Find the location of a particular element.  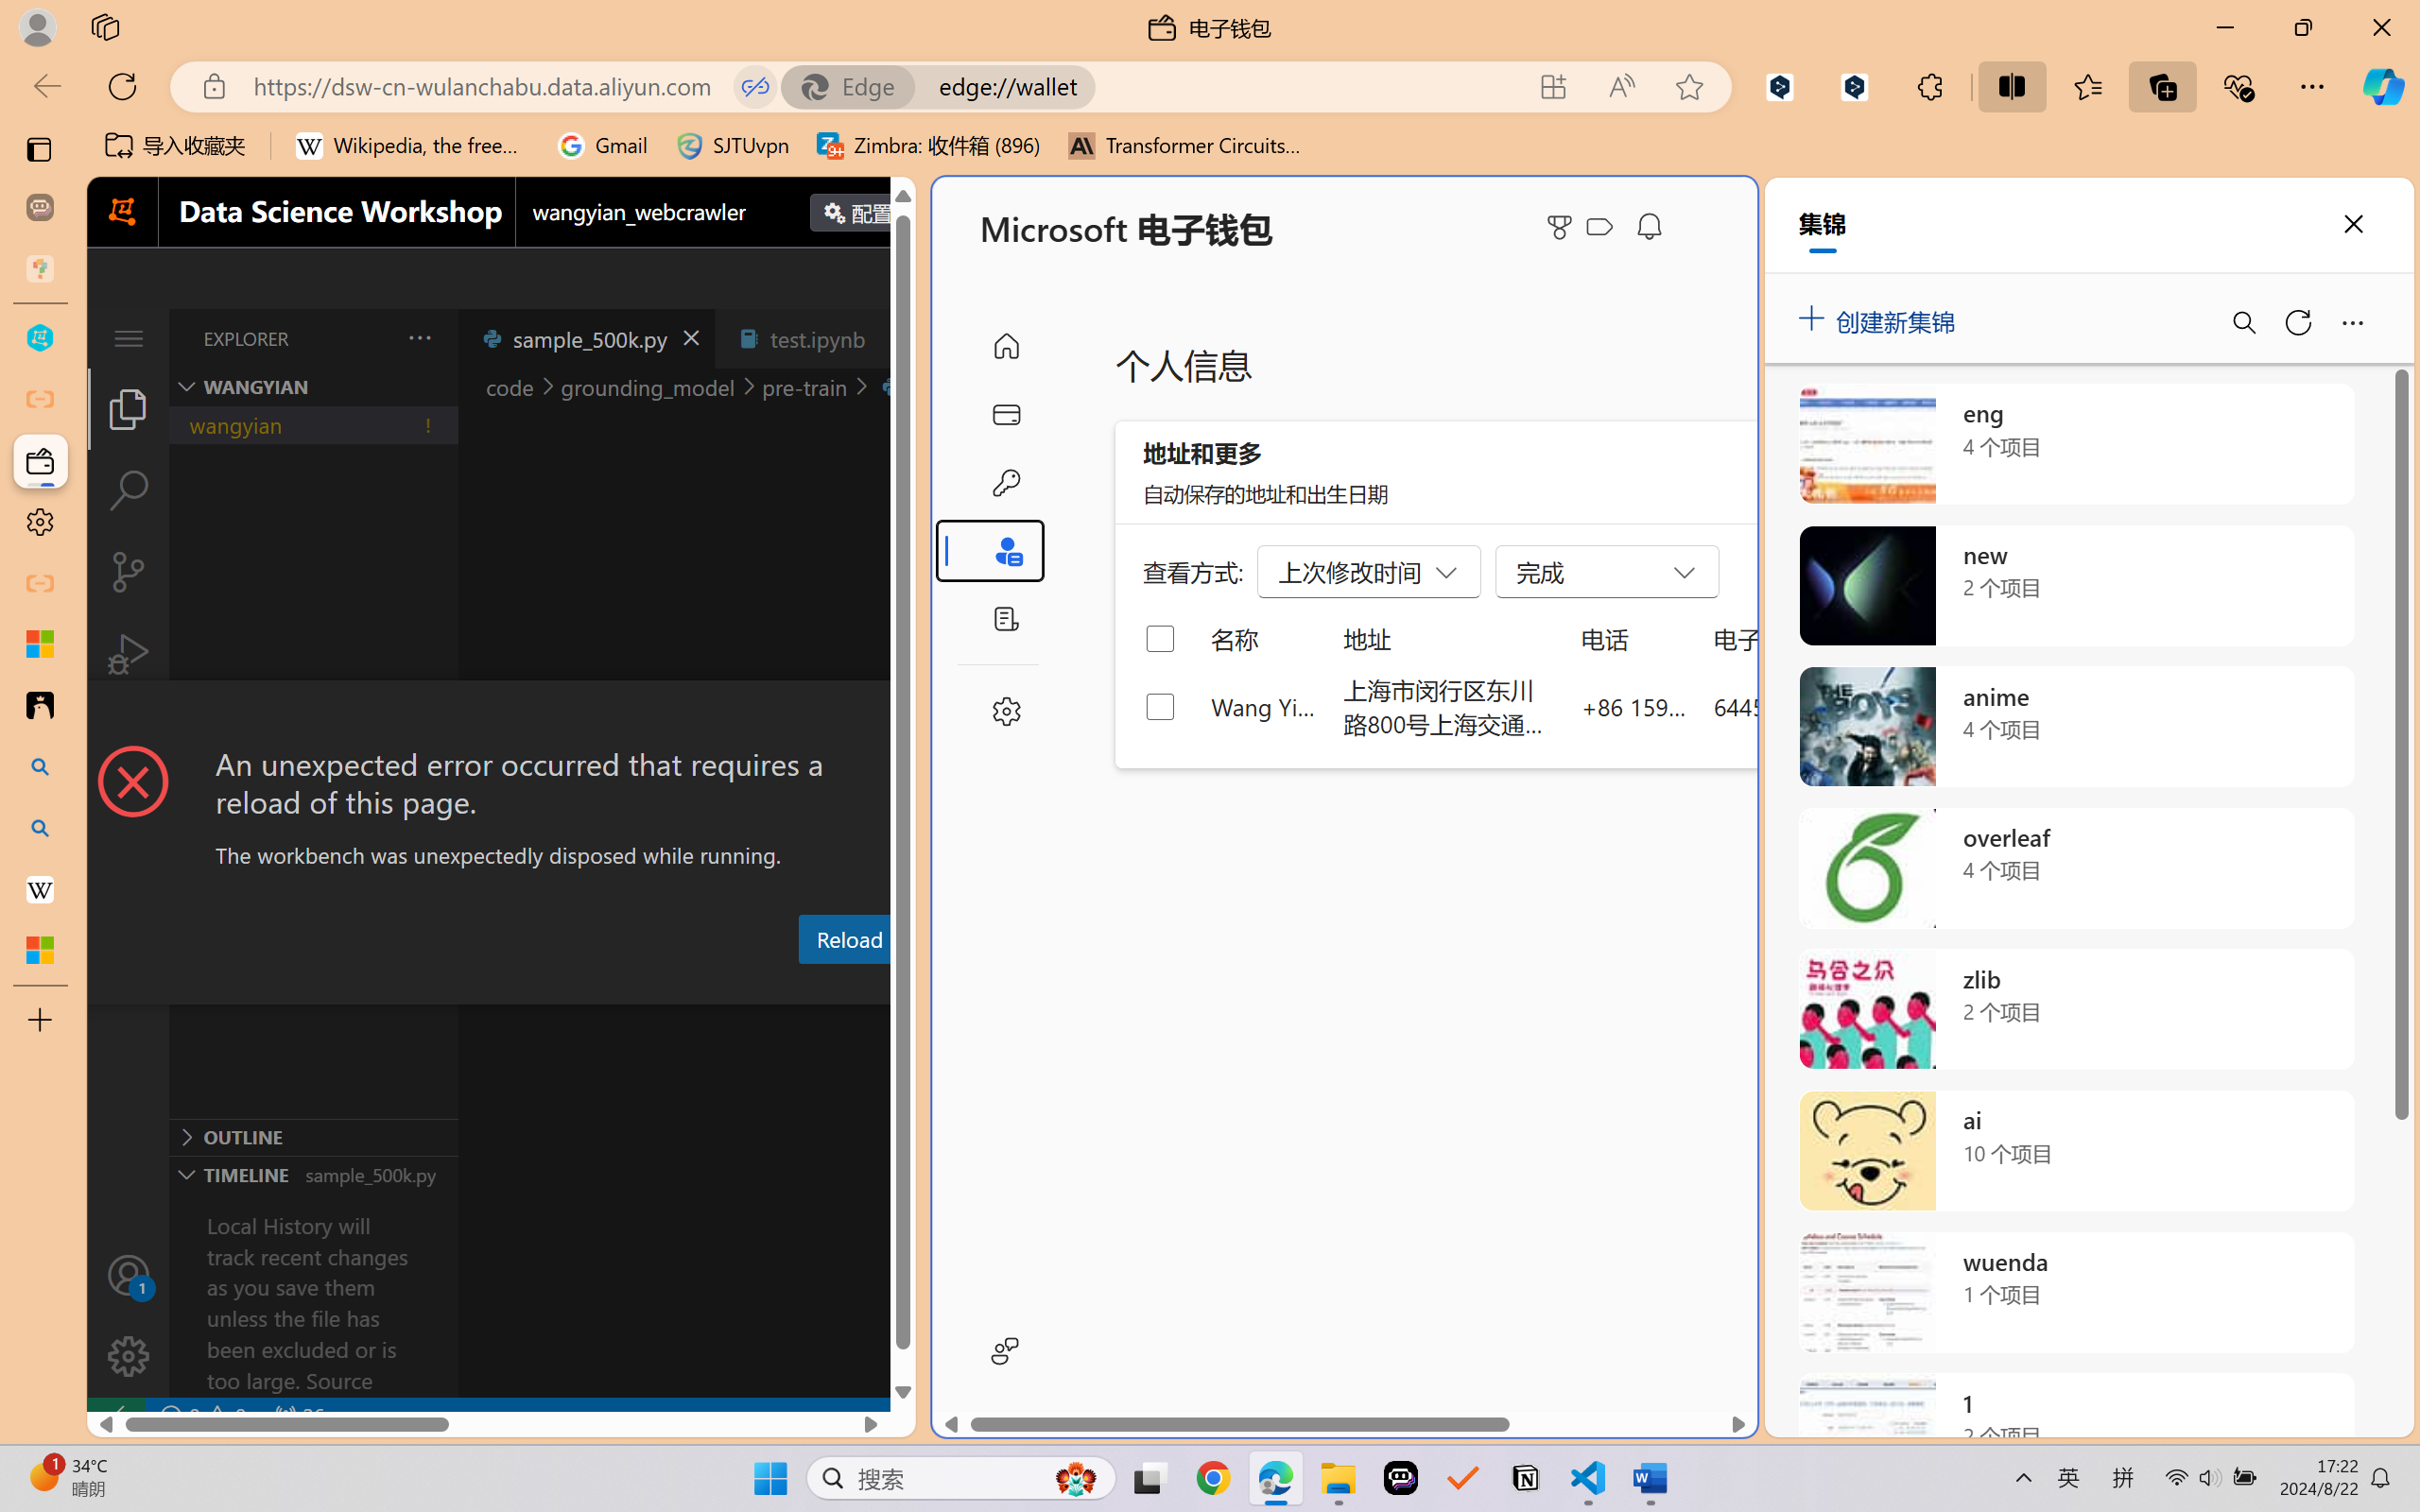

'test.ipynb' is located at coordinates (817, 337).